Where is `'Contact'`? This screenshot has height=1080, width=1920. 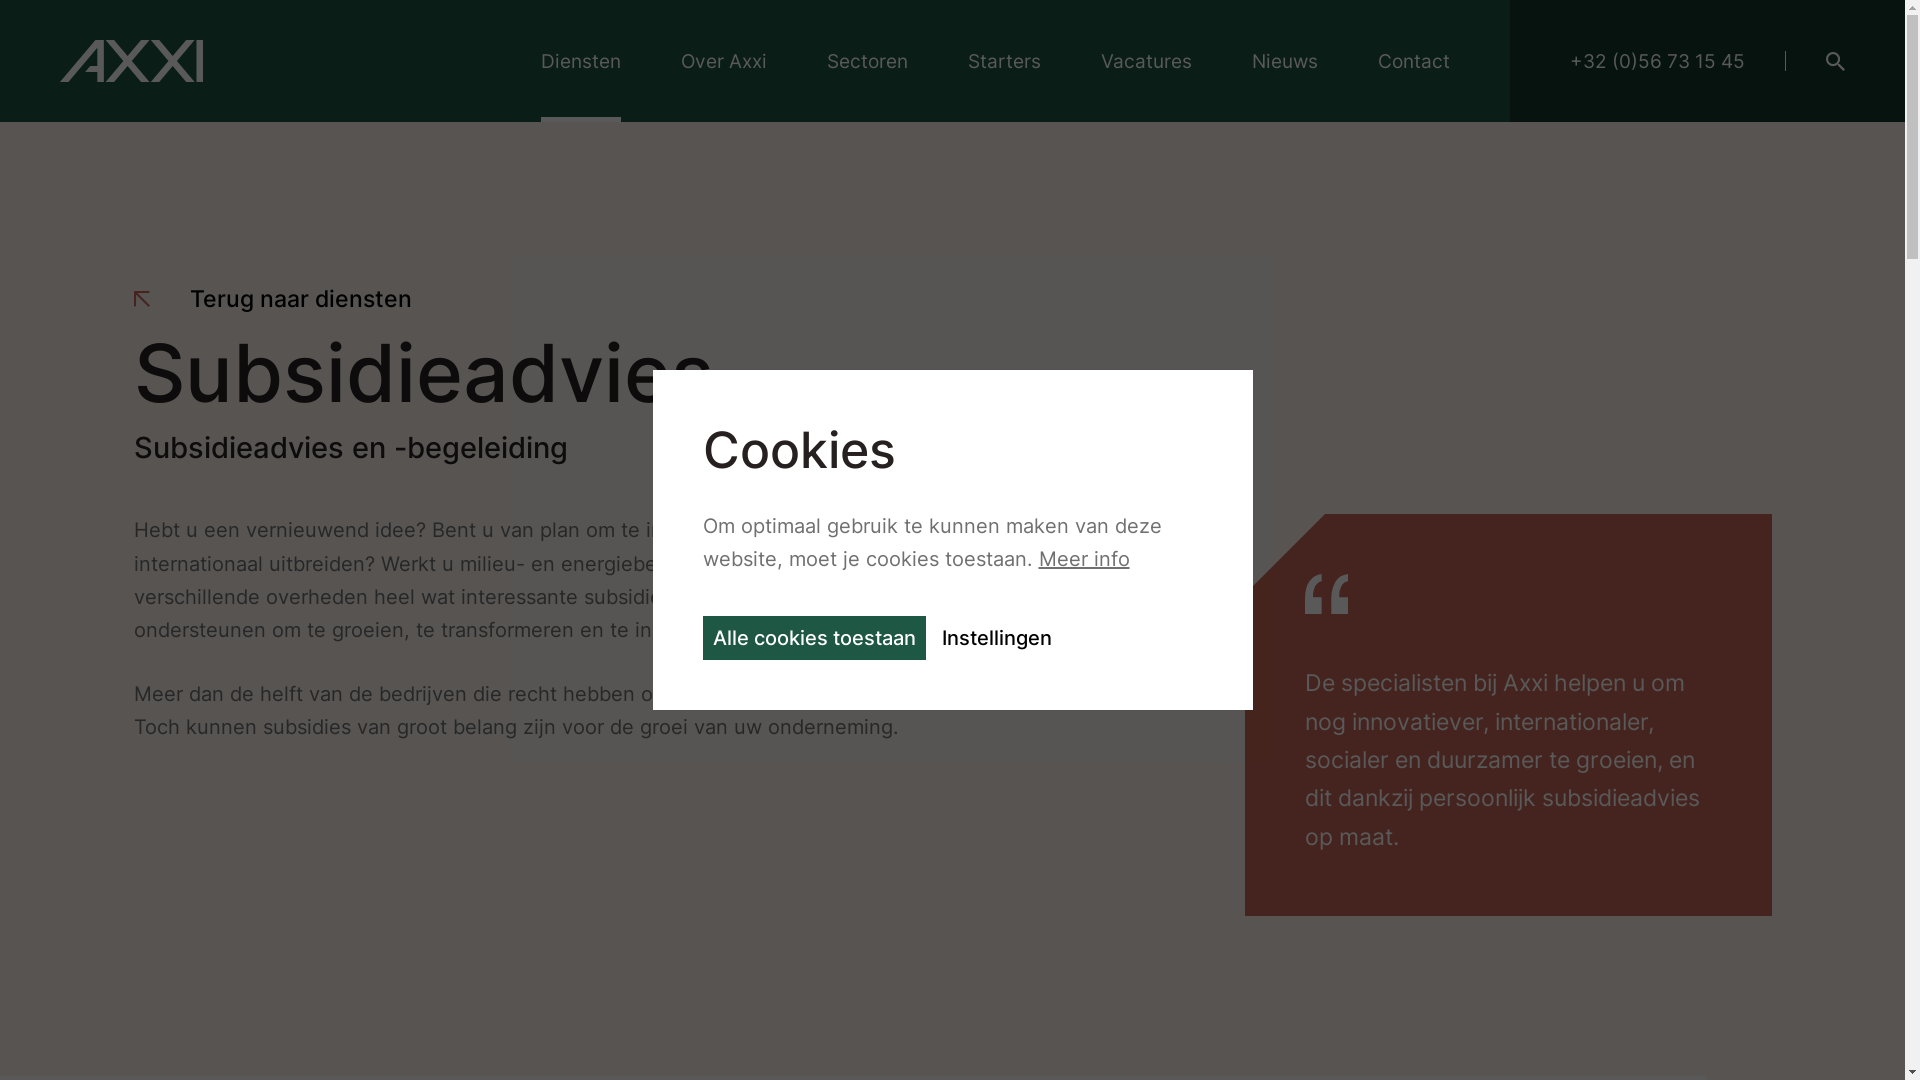
'Contact' is located at coordinates (1413, 60).